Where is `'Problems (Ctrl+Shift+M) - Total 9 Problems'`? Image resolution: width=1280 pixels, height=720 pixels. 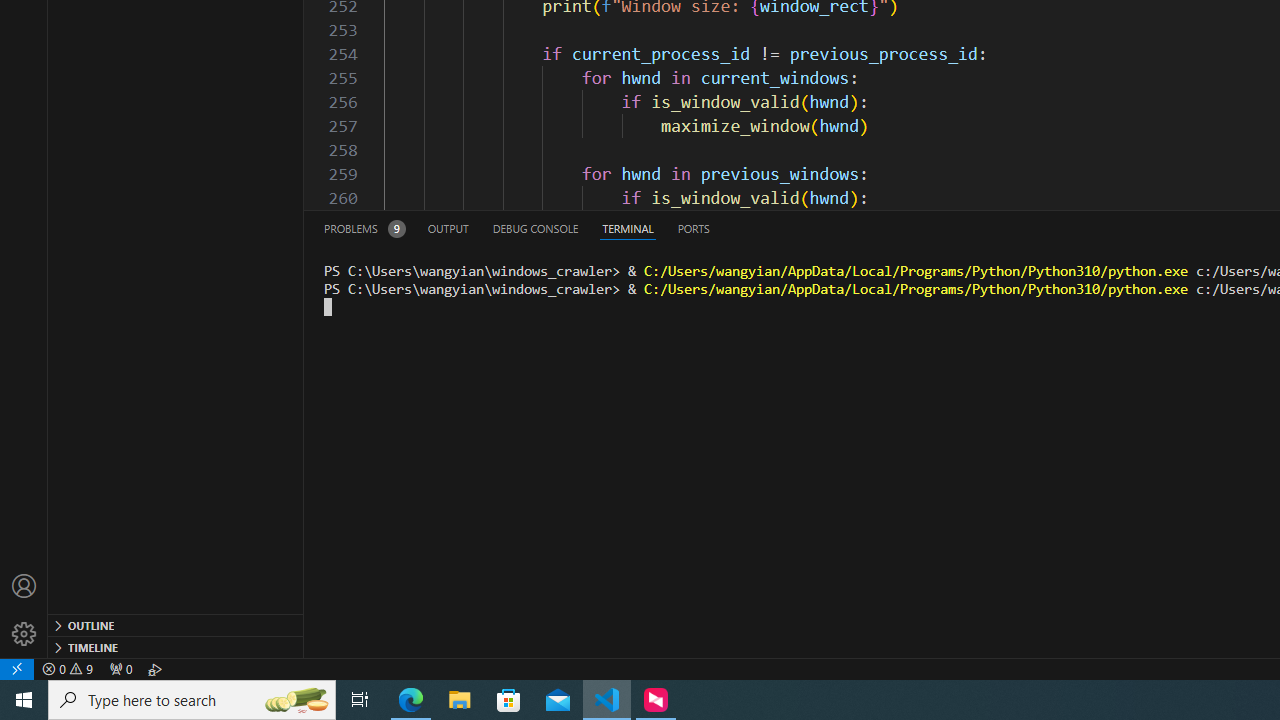
'Problems (Ctrl+Shift+M) - Total 9 Problems' is located at coordinates (364, 227).